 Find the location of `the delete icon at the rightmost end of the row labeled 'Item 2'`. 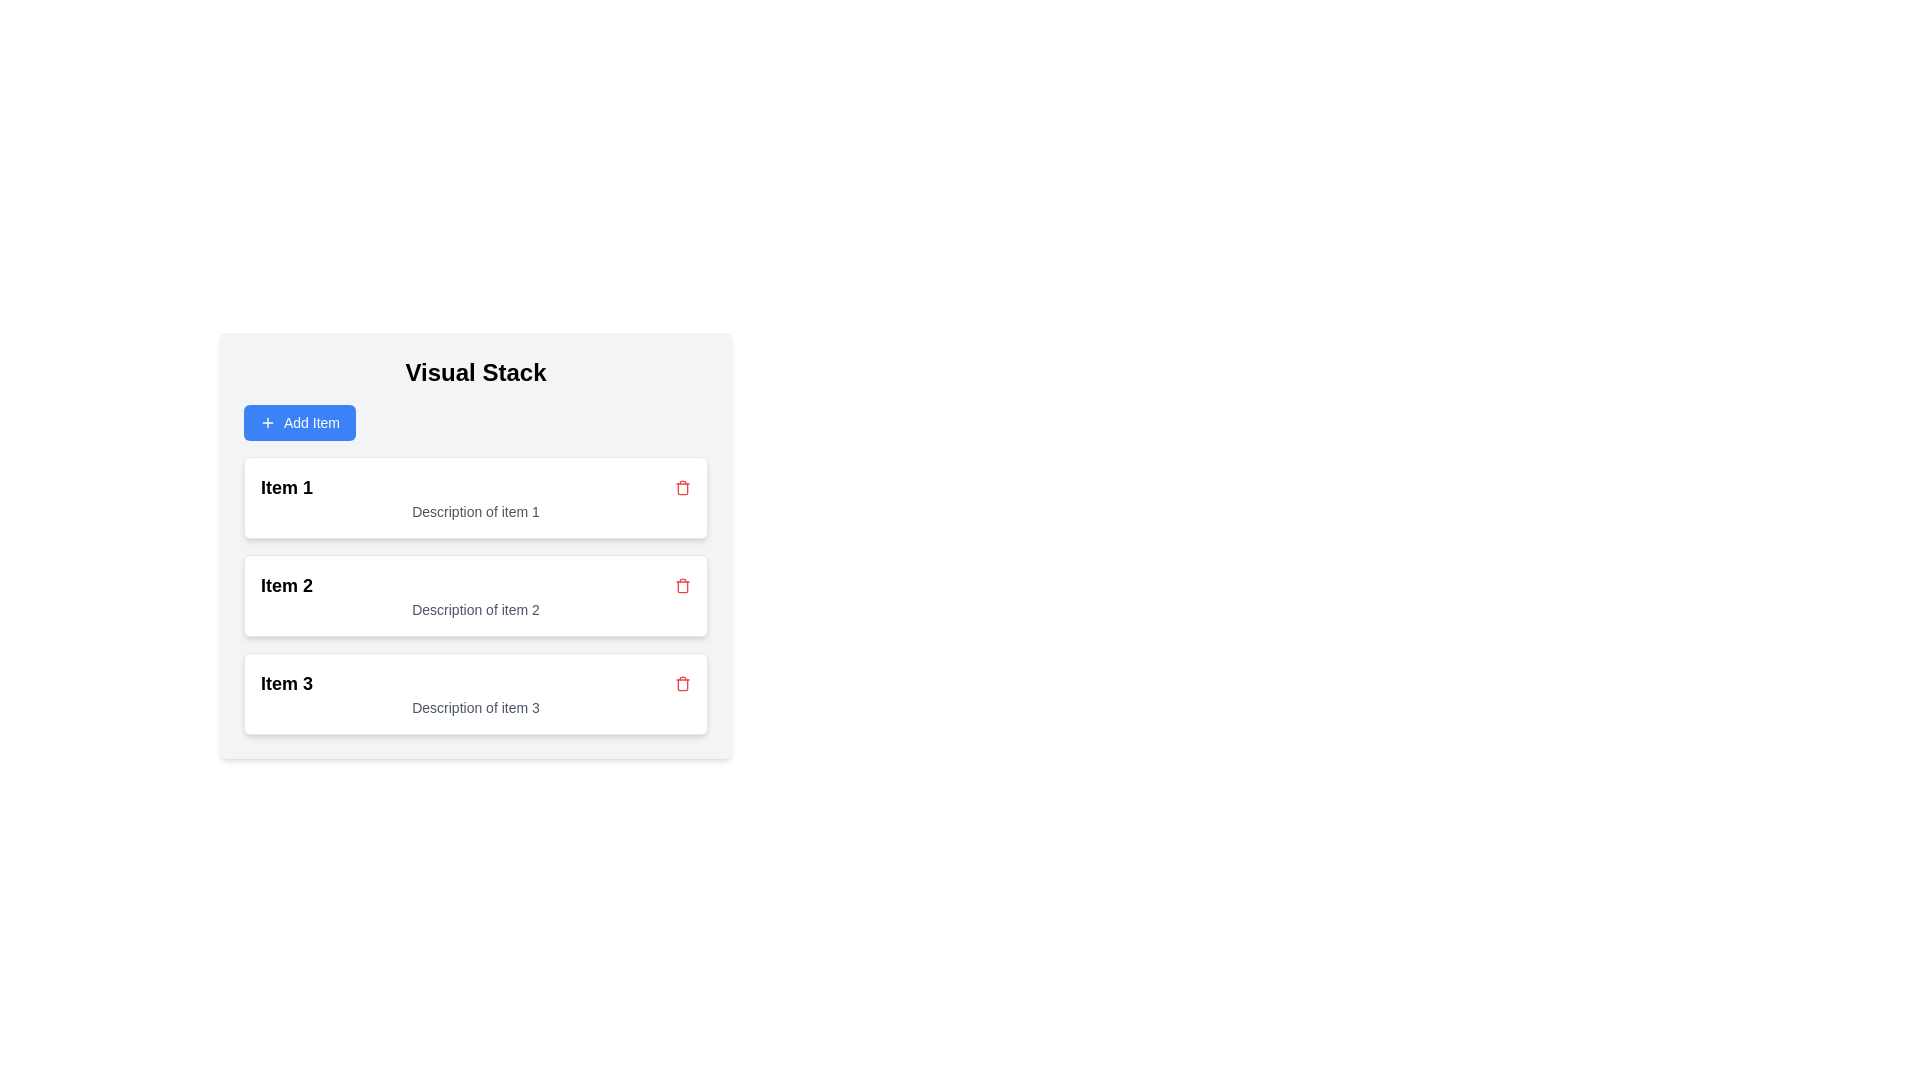

the delete icon at the rightmost end of the row labeled 'Item 2' is located at coordinates (682, 489).